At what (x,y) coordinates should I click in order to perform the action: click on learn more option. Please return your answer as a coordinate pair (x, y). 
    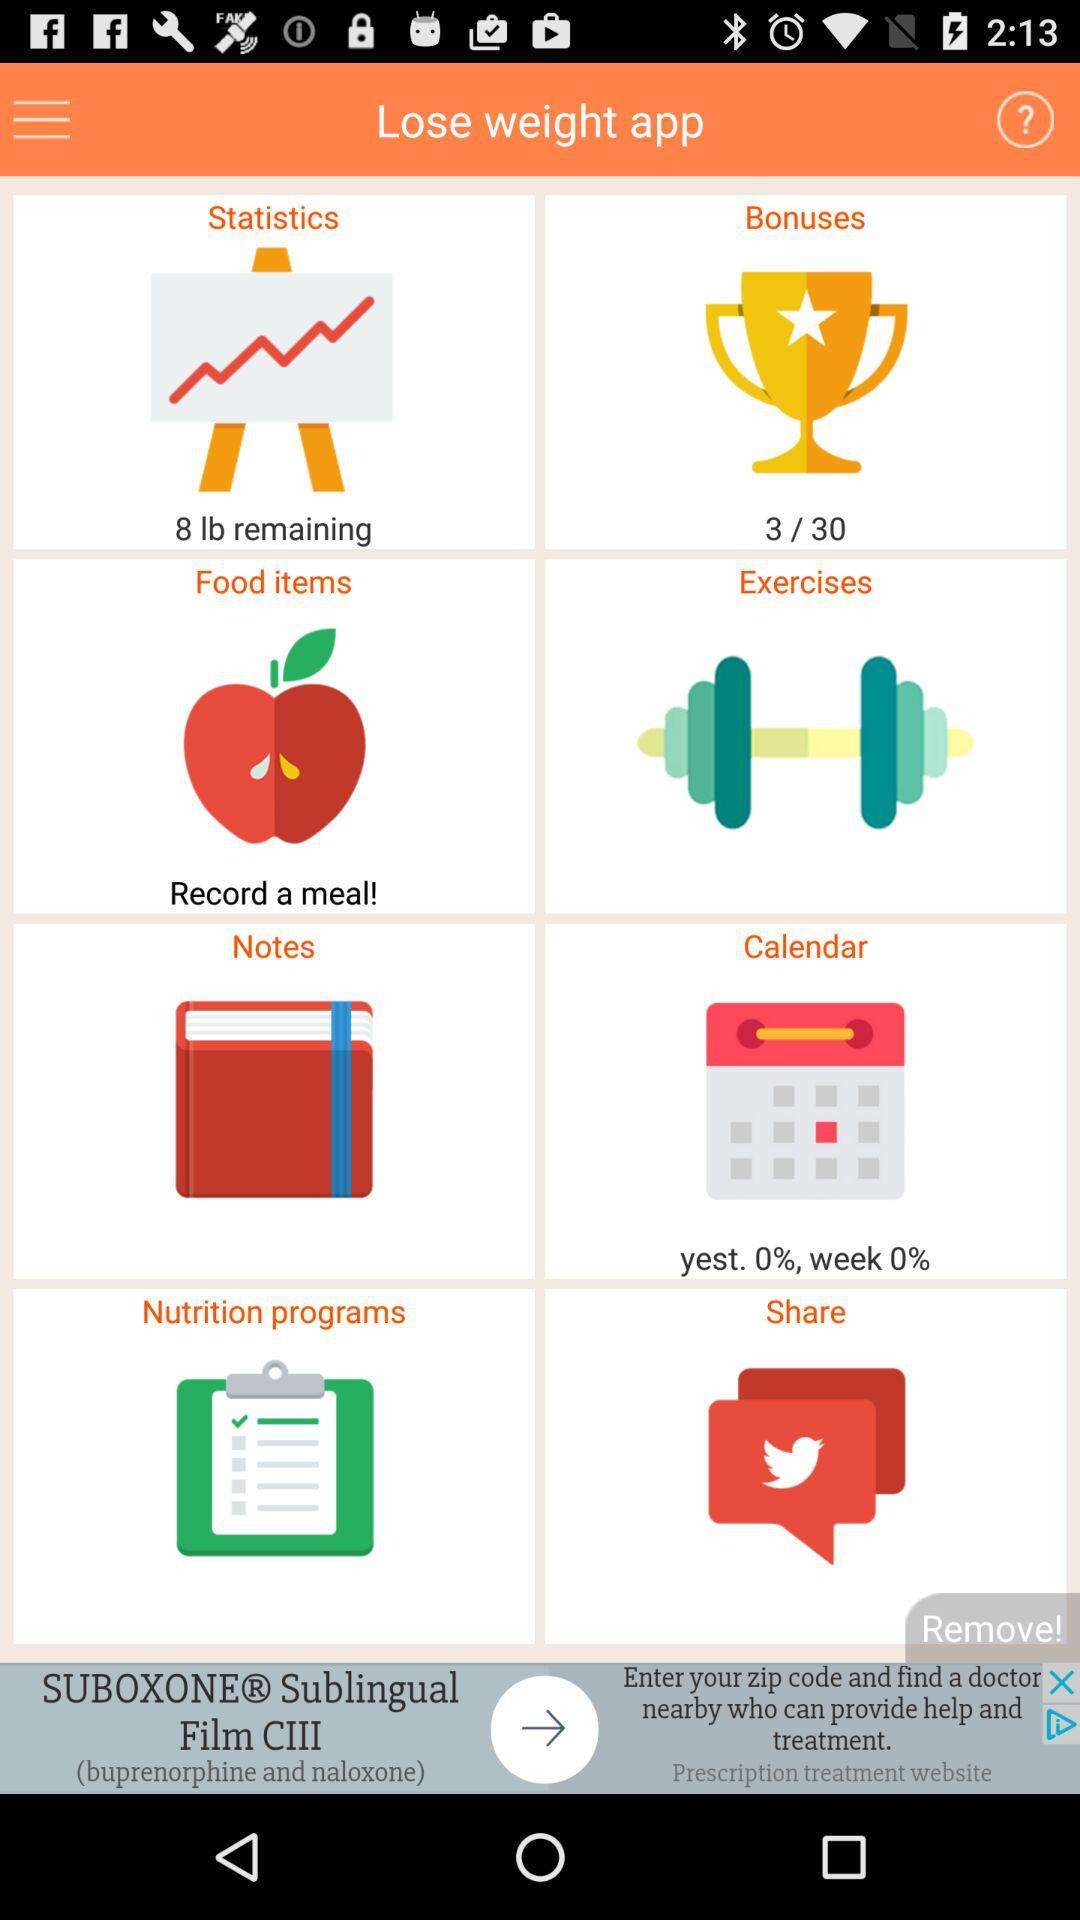
    Looking at the image, I should click on (1025, 118).